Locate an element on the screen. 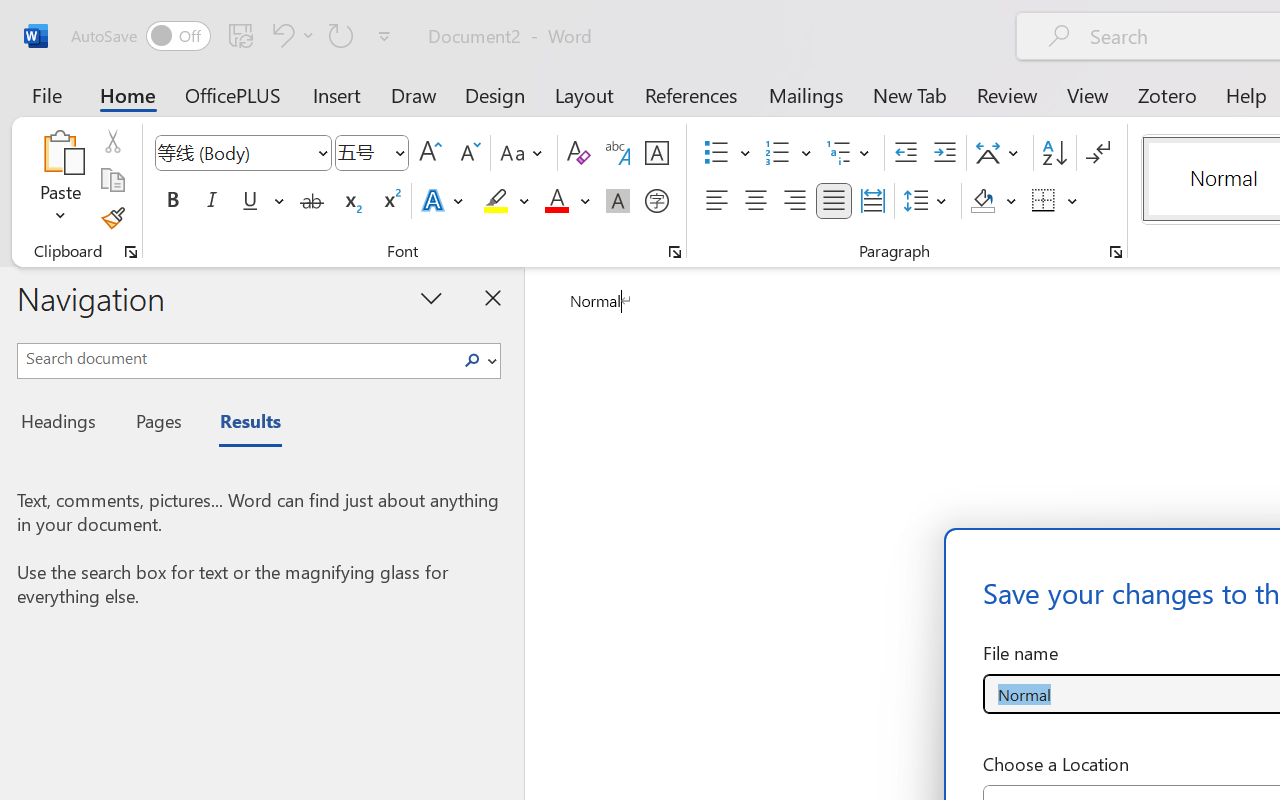  'Italic' is located at coordinates (212, 201).